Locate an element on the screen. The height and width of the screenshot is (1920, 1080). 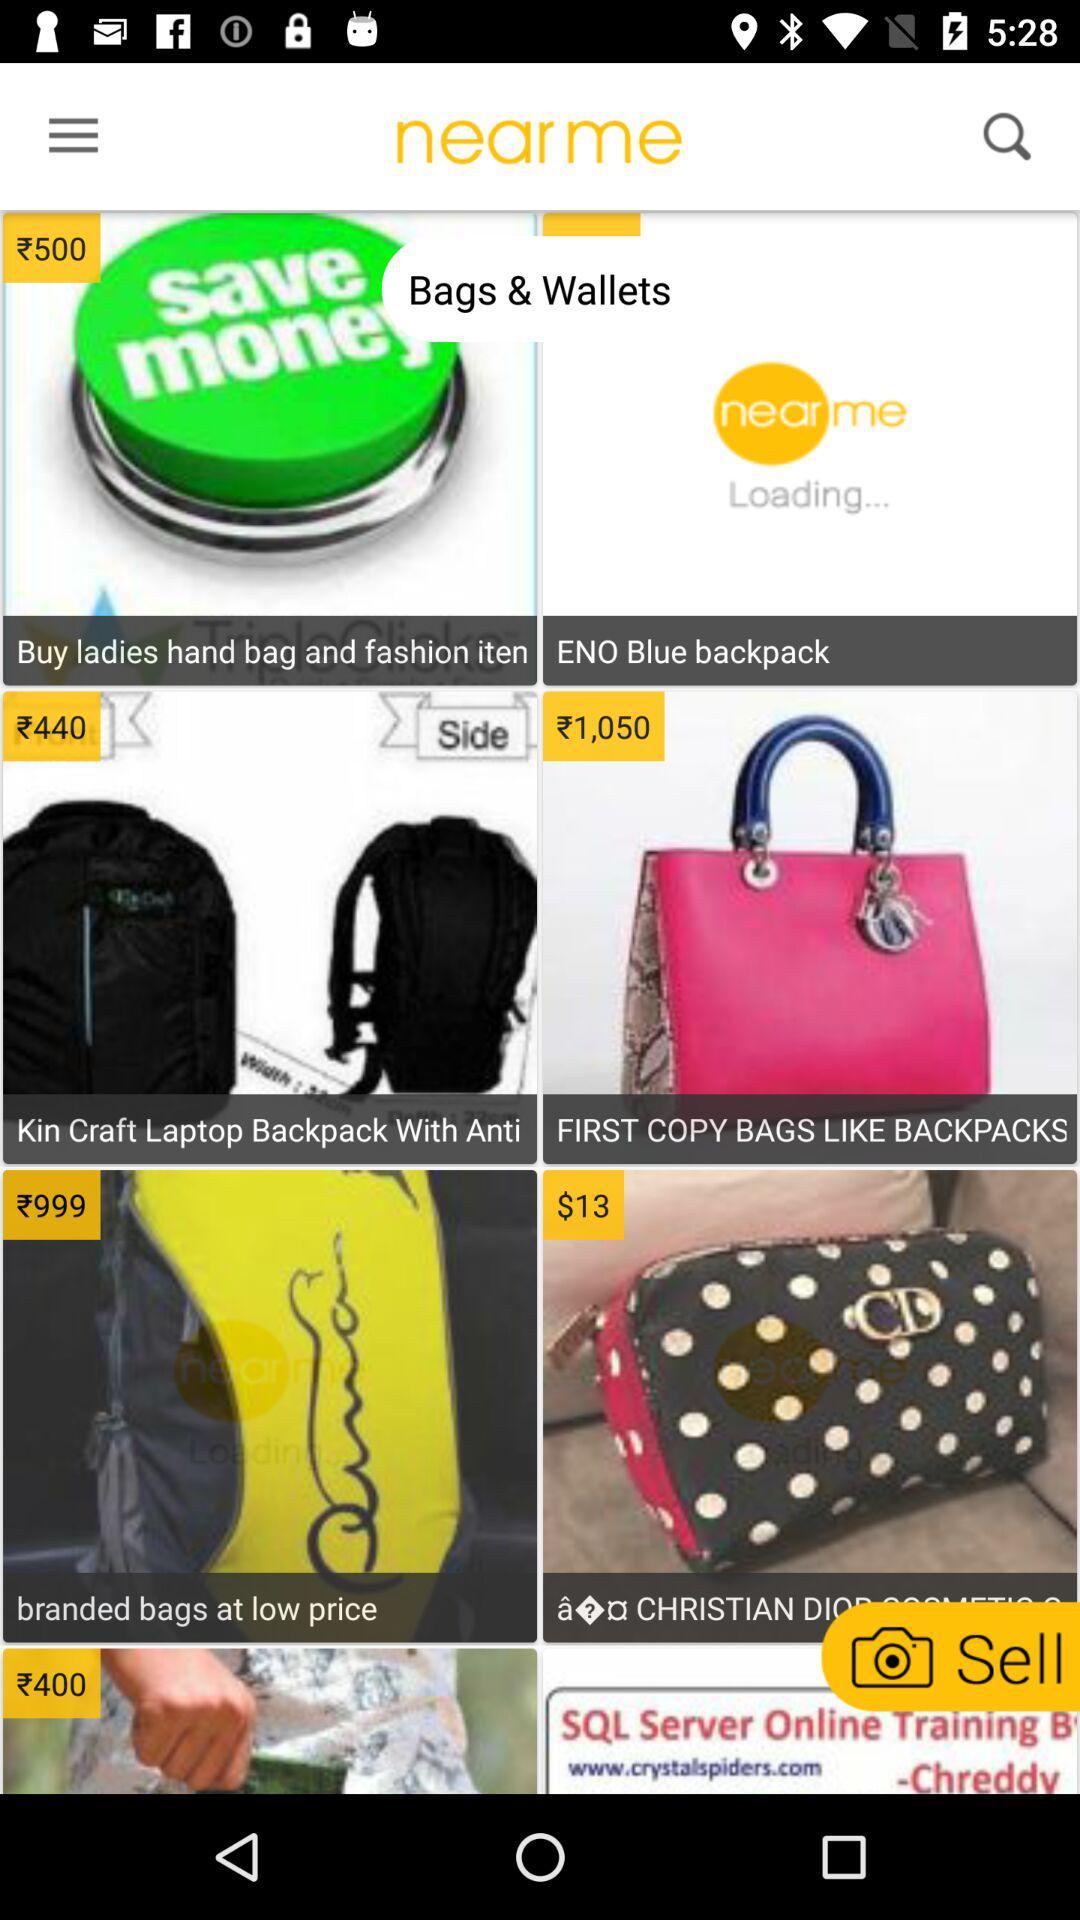
display more information is located at coordinates (270, 719).